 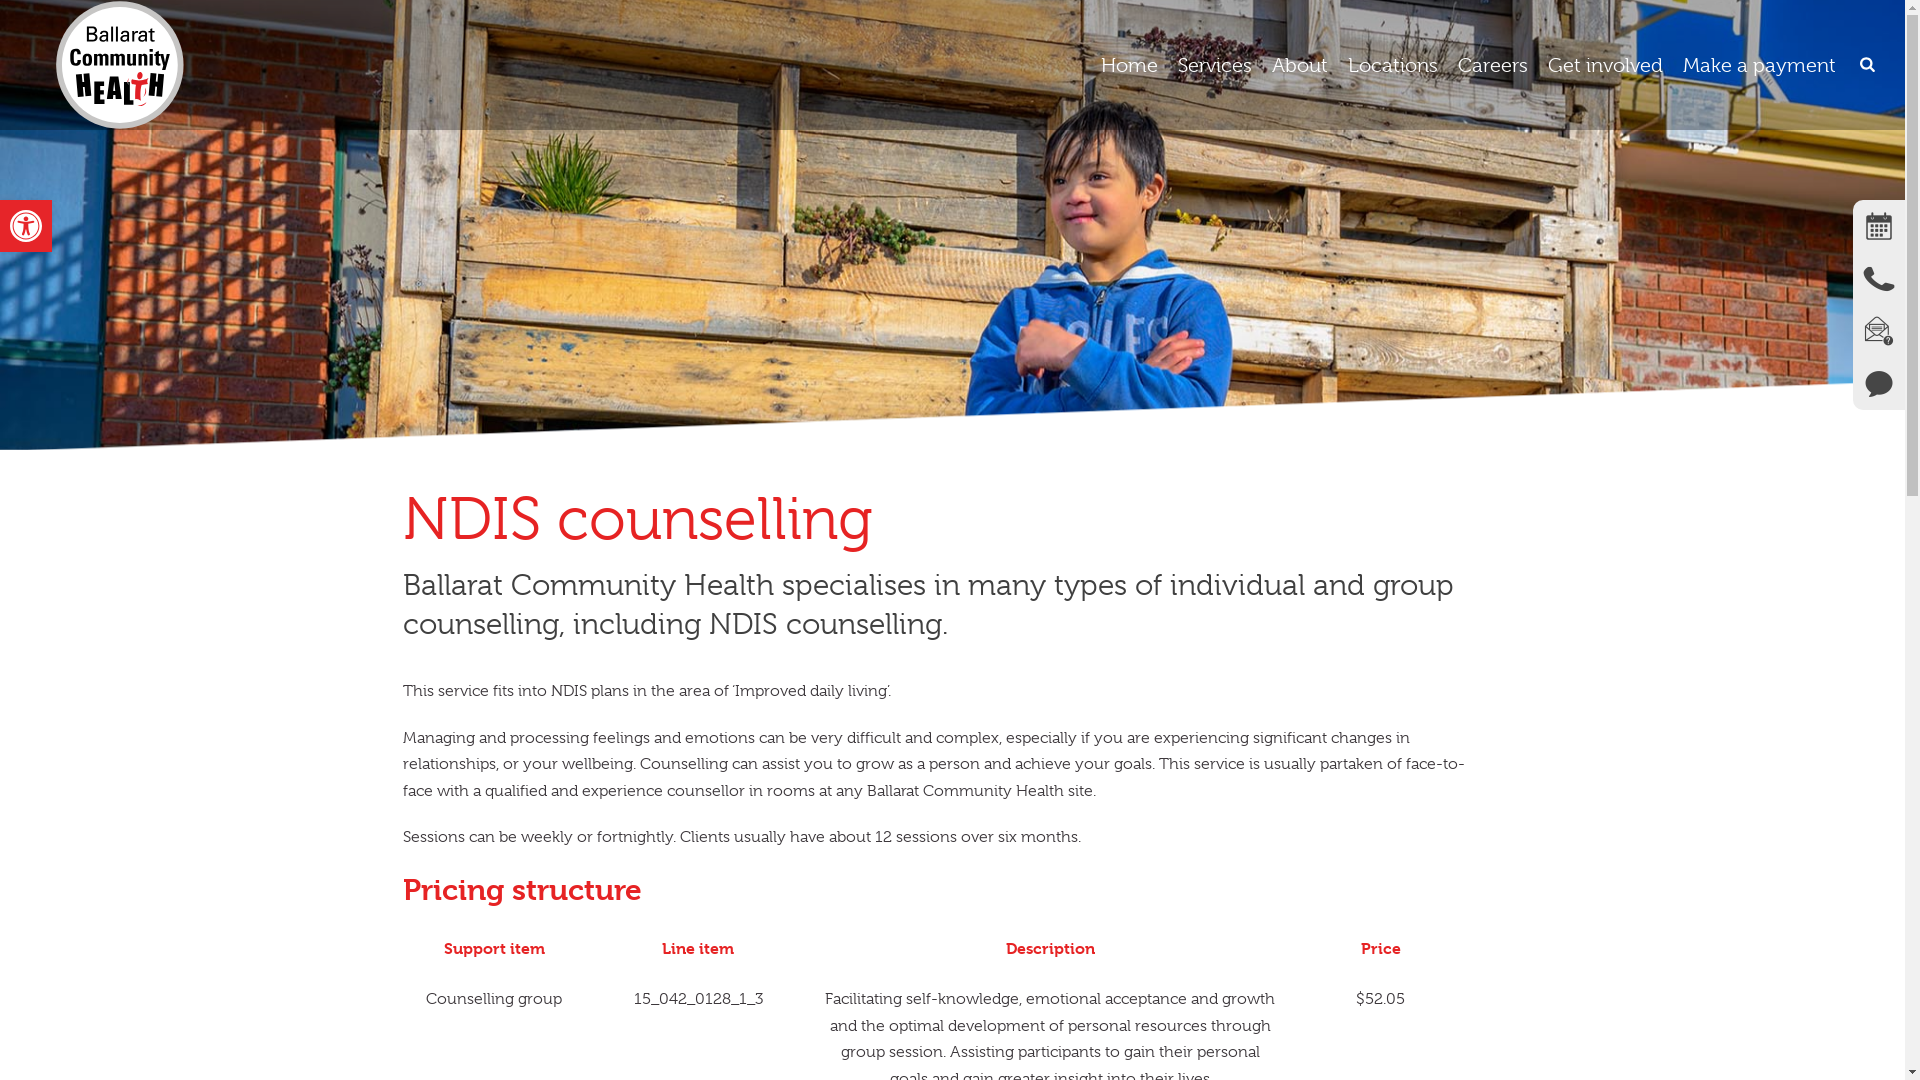 I want to click on 'Make a payment', so click(x=1758, y=64).